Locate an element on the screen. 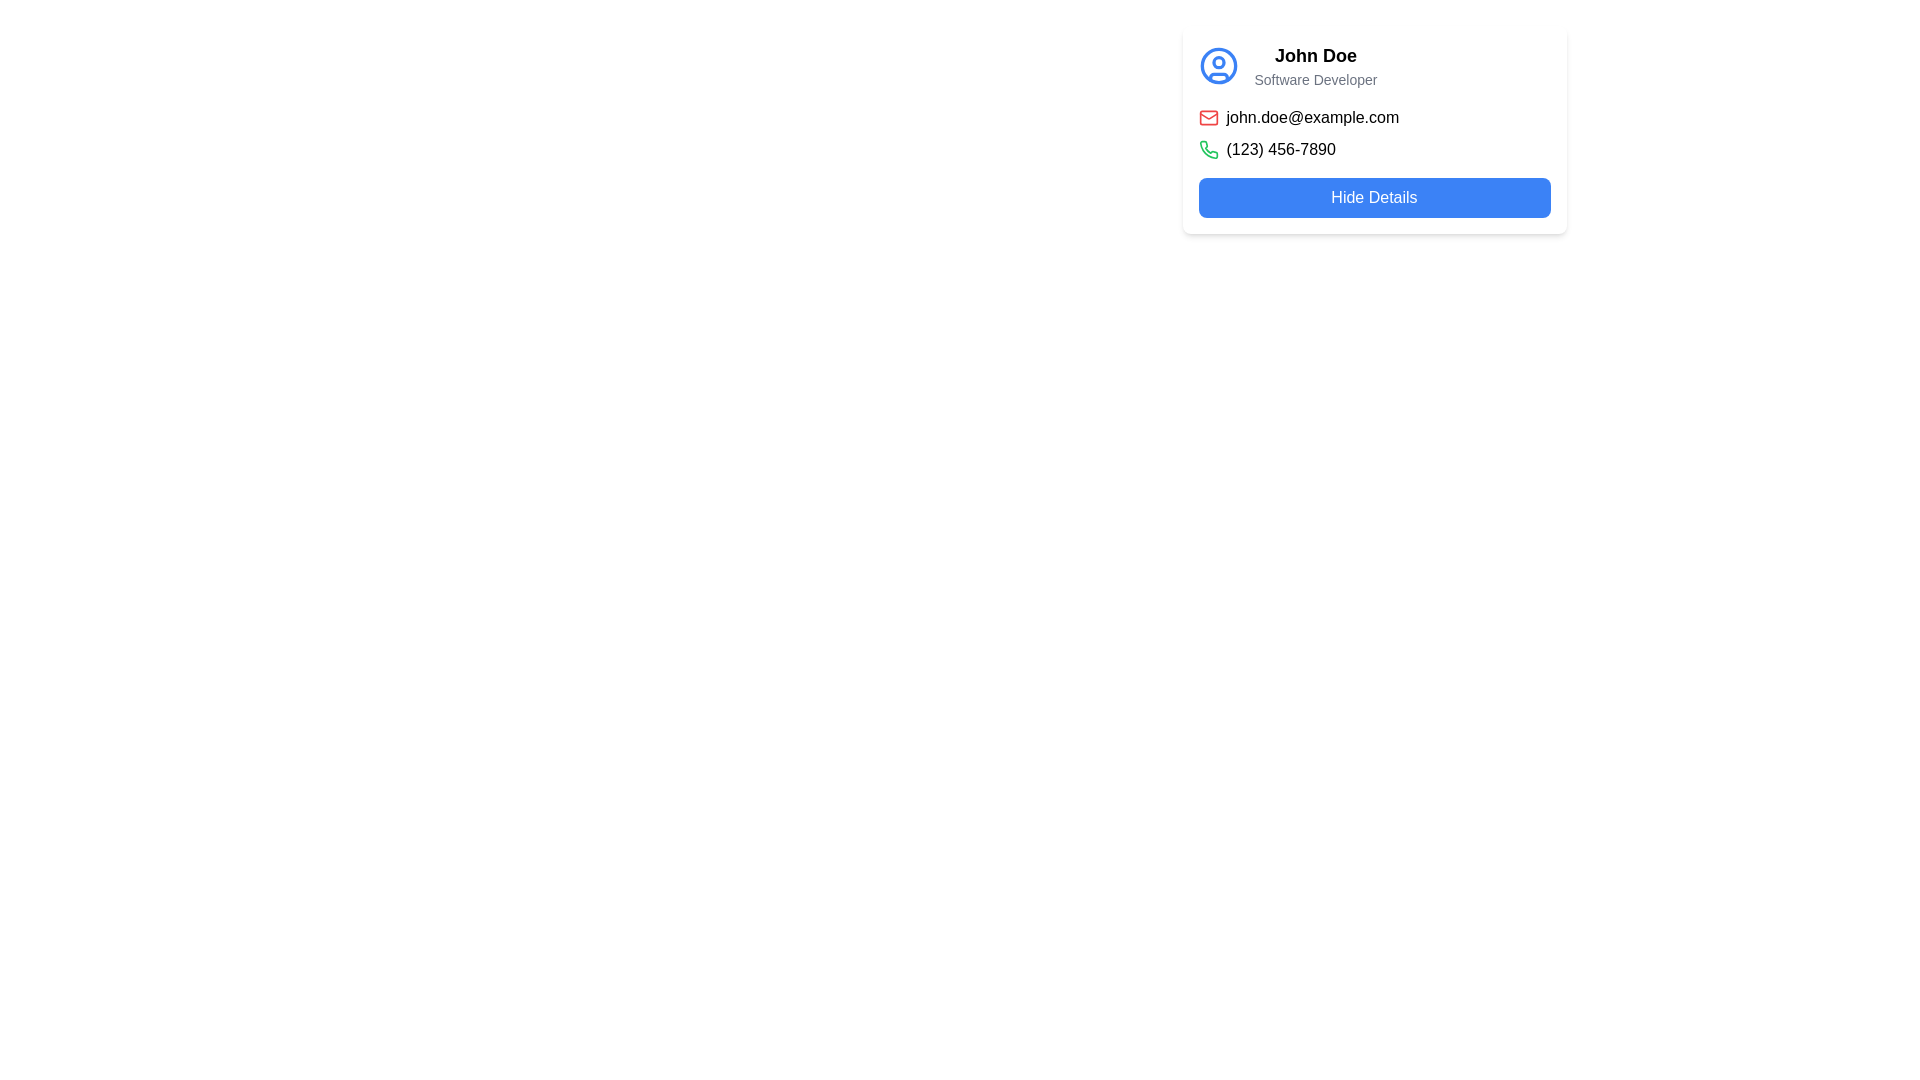 The width and height of the screenshot is (1920, 1080). the button at the bottom of the card displaying information about 'John Doe' to hide details is located at coordinates (1373, 197).